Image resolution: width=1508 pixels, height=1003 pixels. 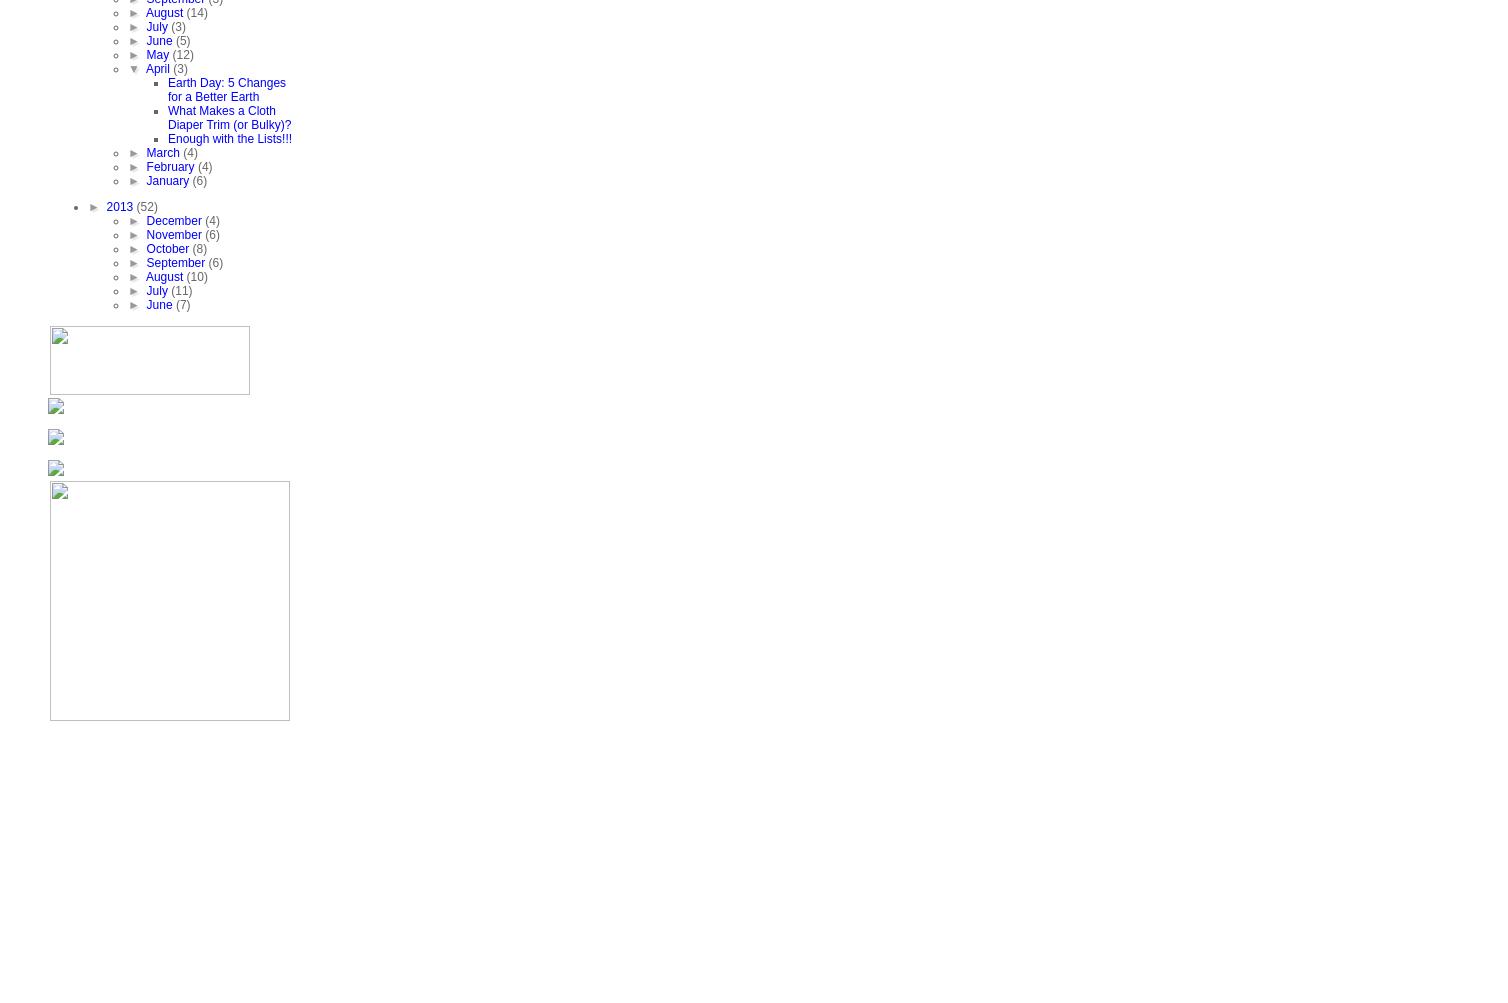 What do you see at coordinates (181, 290) in the screenshot?
I see `'(11)'` at bounding box center [181, 290].